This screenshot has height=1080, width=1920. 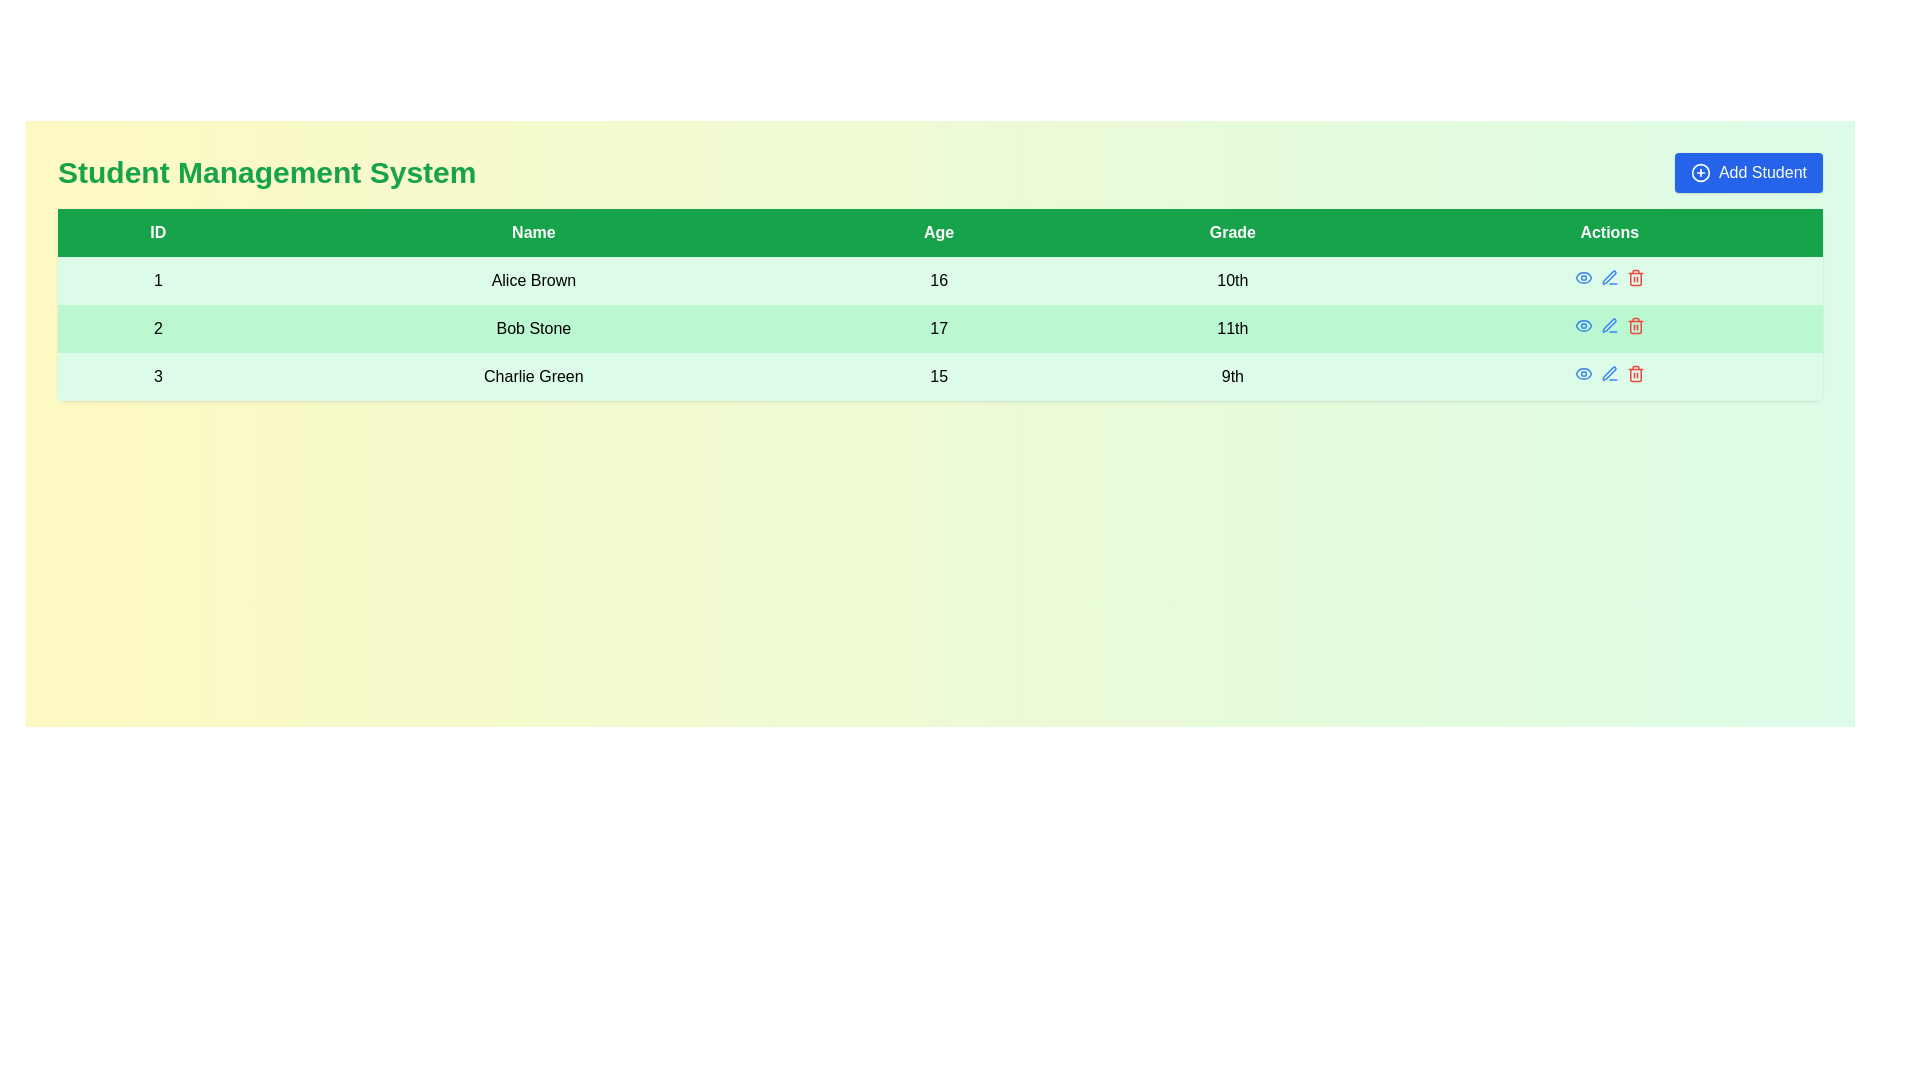 I want to click on the blue pen icon in the Actions column, located in the second row of the data table, positioned between the eye icon and the trash bin icon, so click(x=1609, y=324).